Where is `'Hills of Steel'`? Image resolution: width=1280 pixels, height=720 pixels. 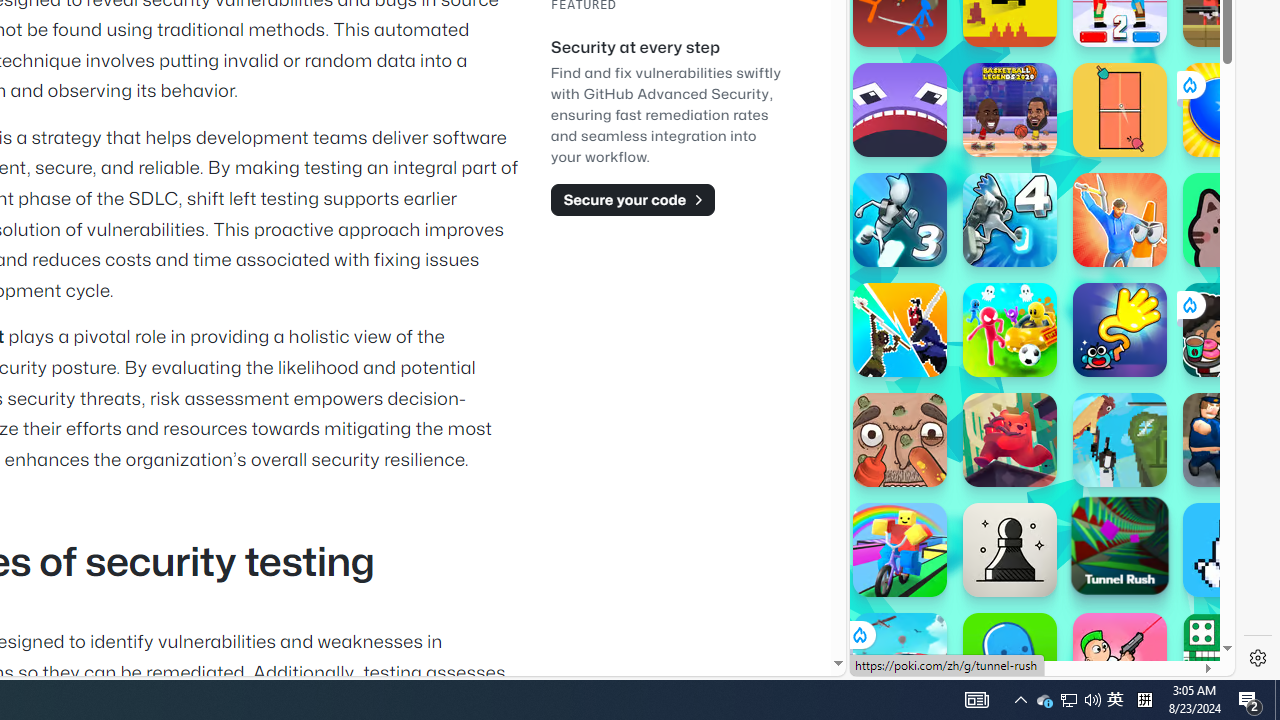
'Hills of Steel' is located at coordinates (943, 300).